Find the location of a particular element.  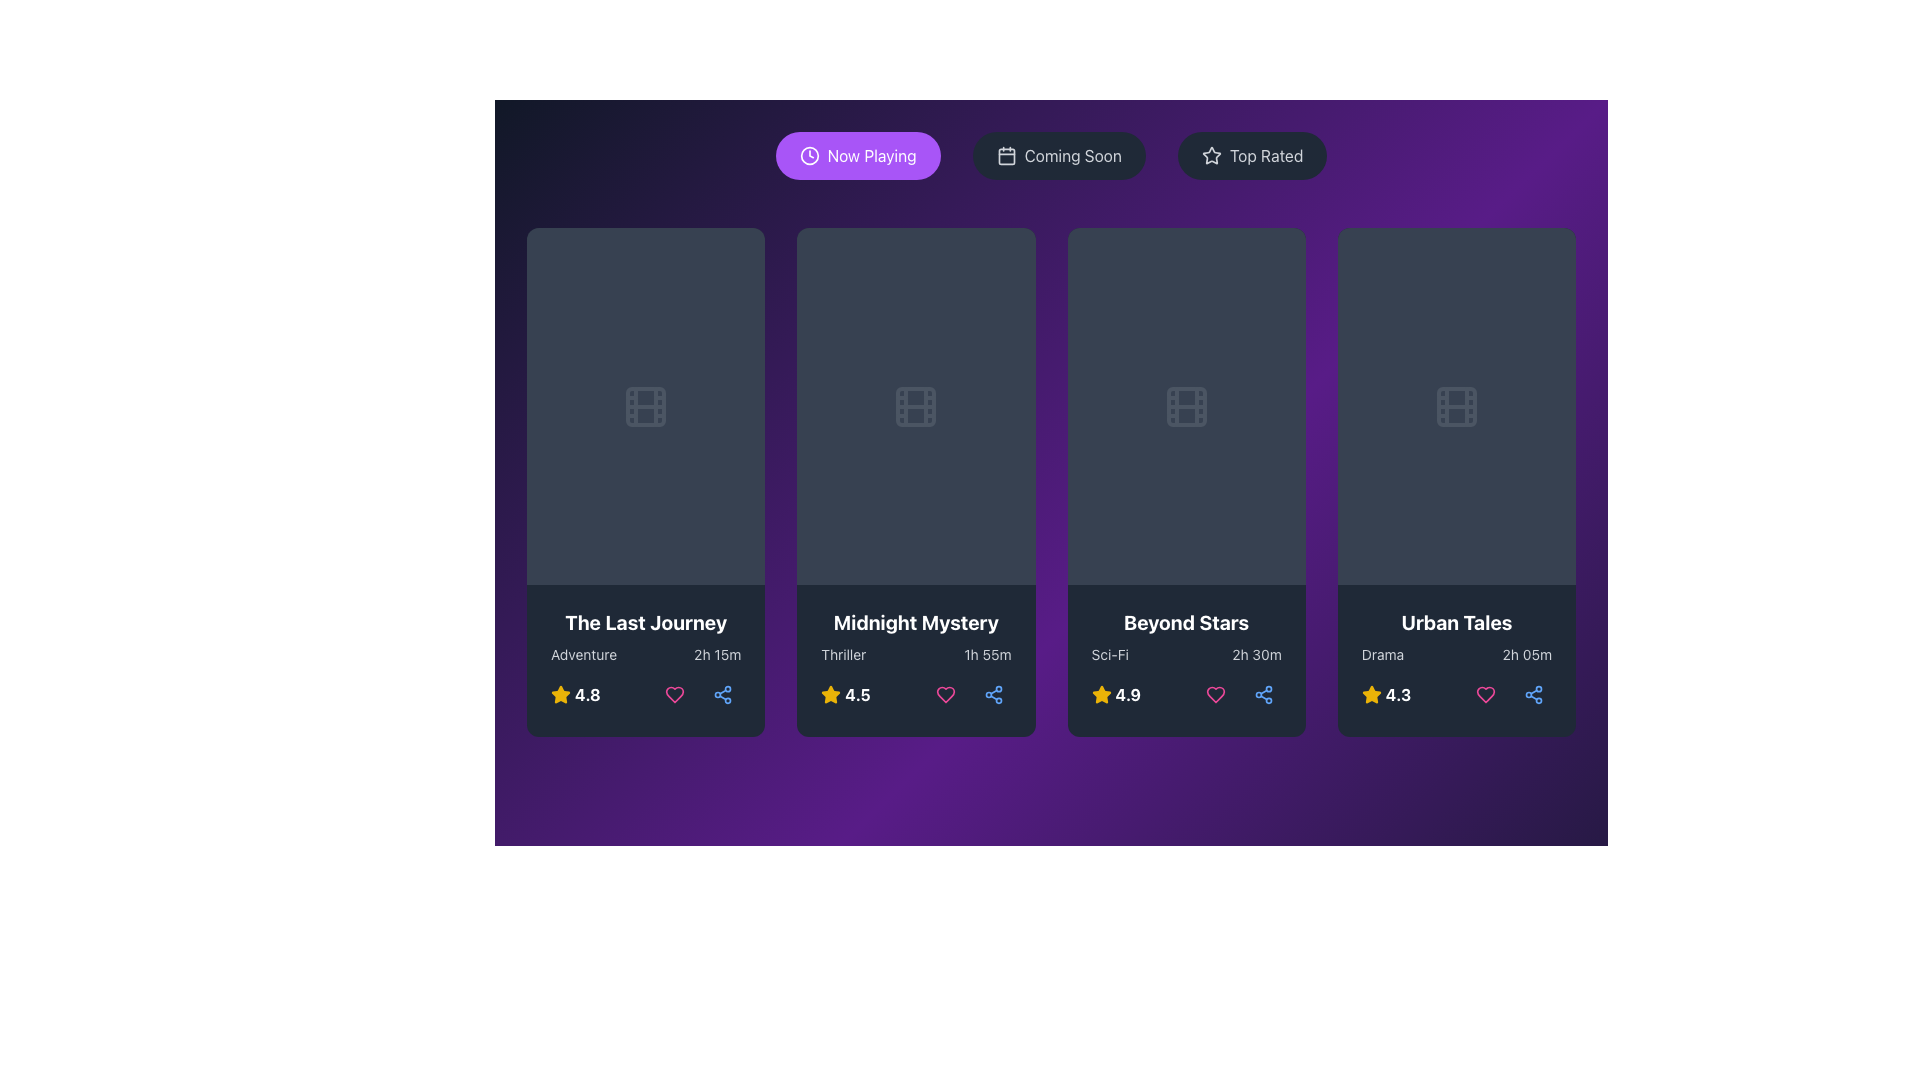

the Rating indicator located in the bottom left section of the first card, beneath the title 'The Last Journey', which displays a star icon and a numeric value is located at coordinates (574, 694).